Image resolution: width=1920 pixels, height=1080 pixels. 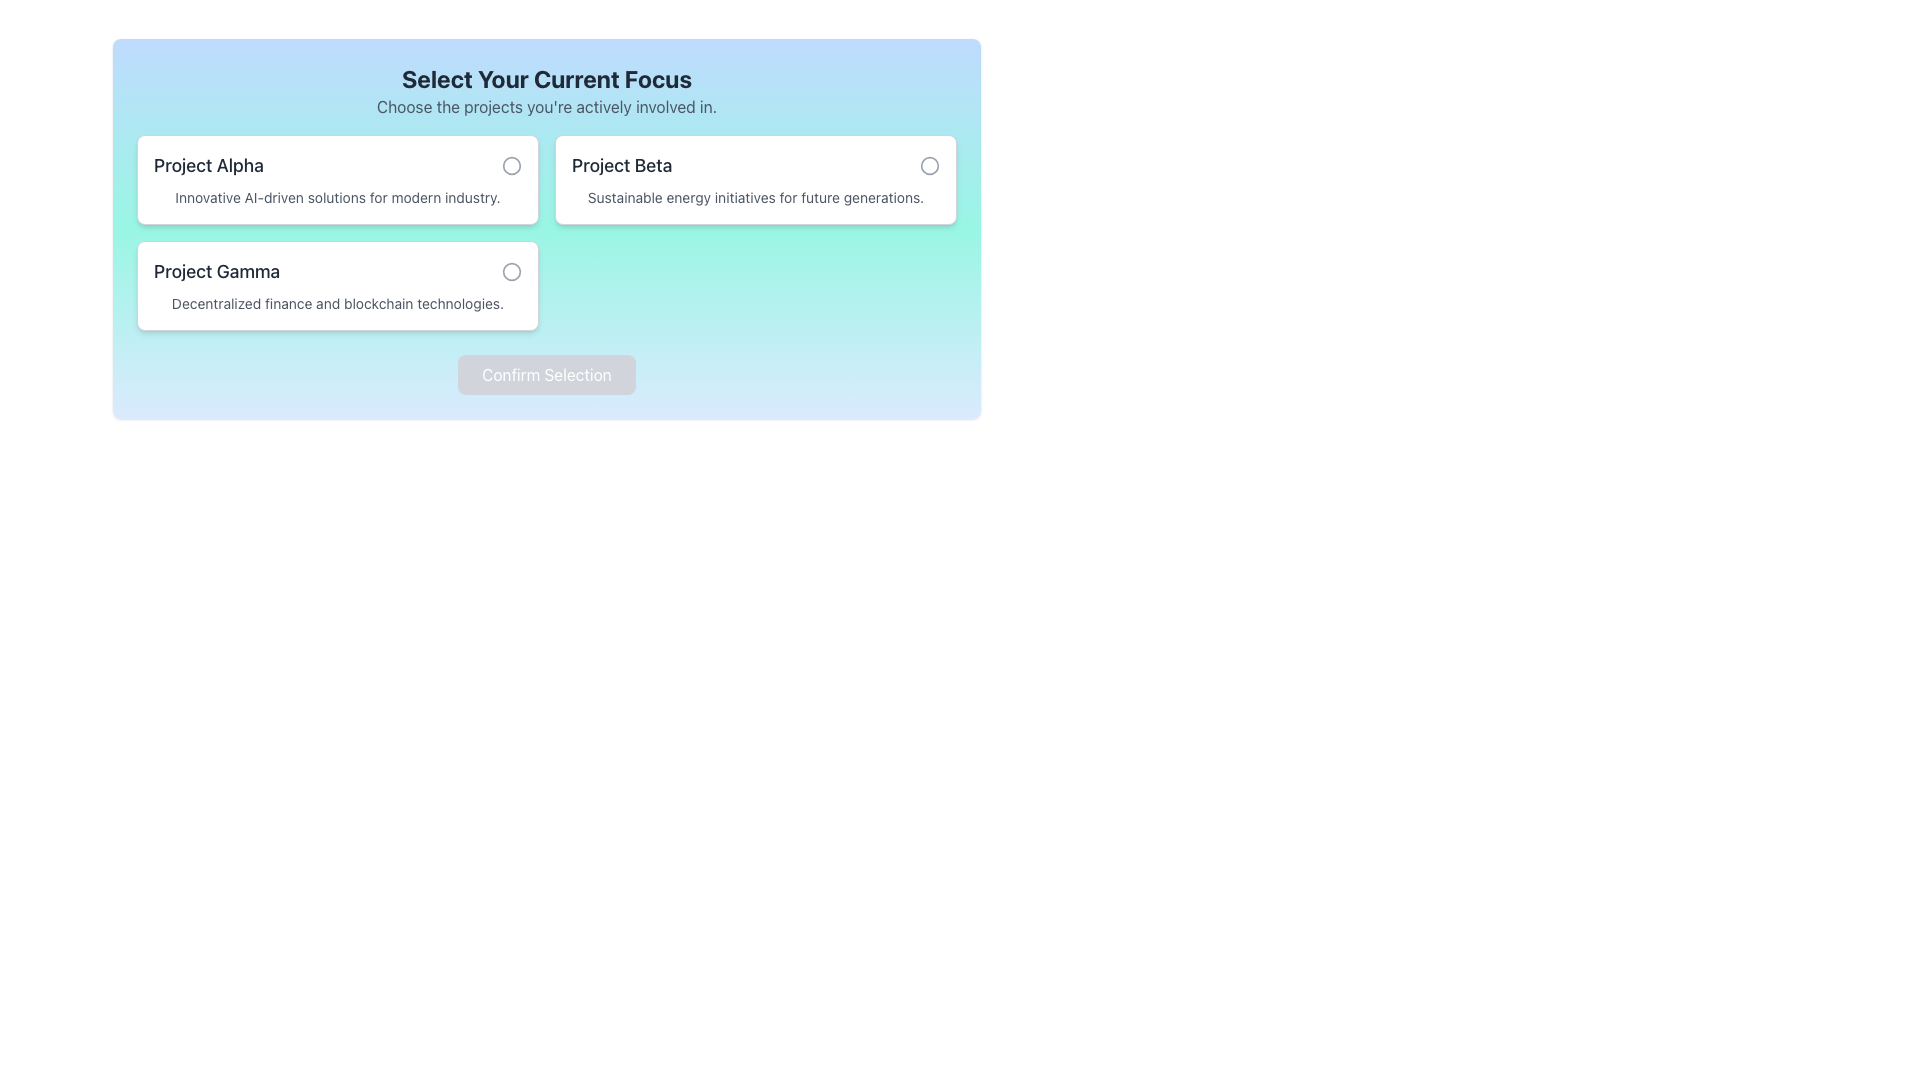 What do you see at coordinates (337, 285) in the screenshot?
I see `the Selection Card representing 'Project Gamma'` at bounding box center [337, 285].